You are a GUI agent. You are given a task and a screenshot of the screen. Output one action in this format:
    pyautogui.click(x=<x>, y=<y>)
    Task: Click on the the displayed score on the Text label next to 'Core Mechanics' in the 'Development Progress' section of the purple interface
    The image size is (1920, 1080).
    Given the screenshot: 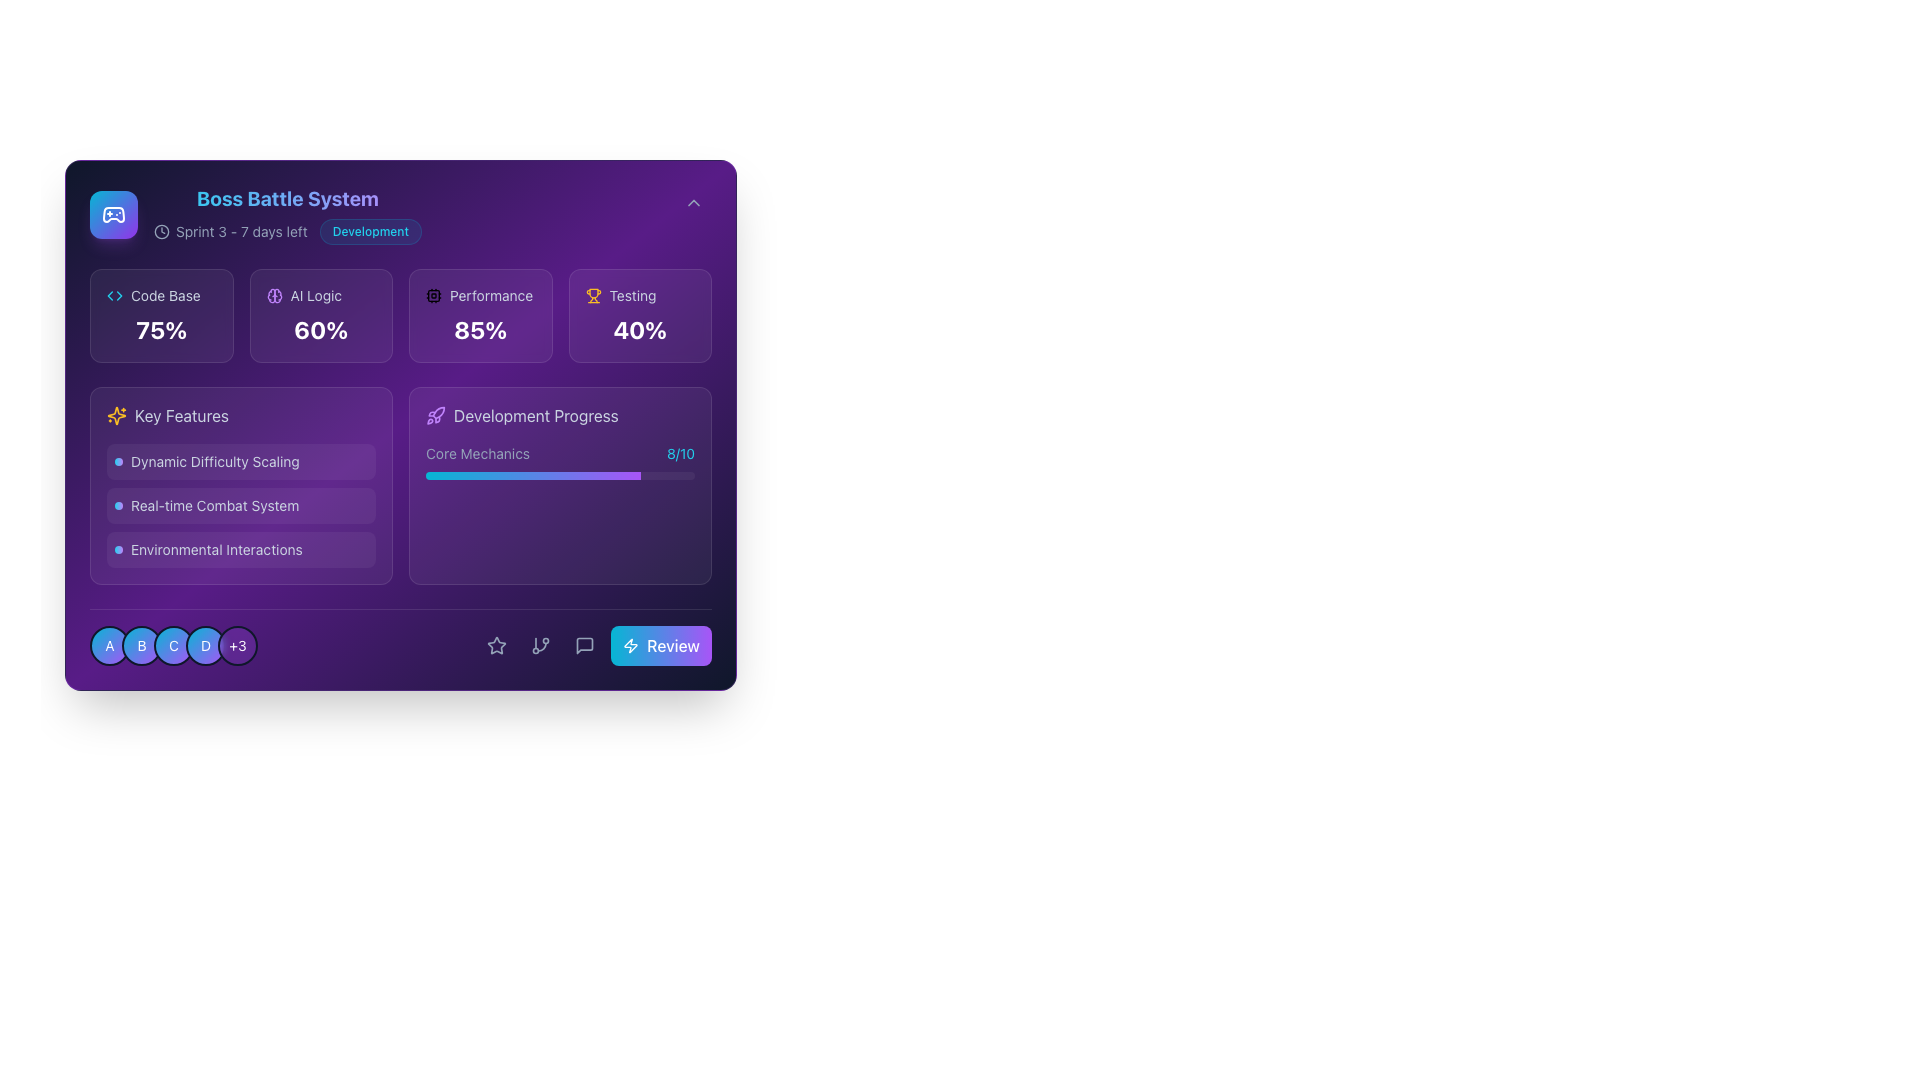 What is the action you would take?
    pyautogui.click(x=681, y=454)
    